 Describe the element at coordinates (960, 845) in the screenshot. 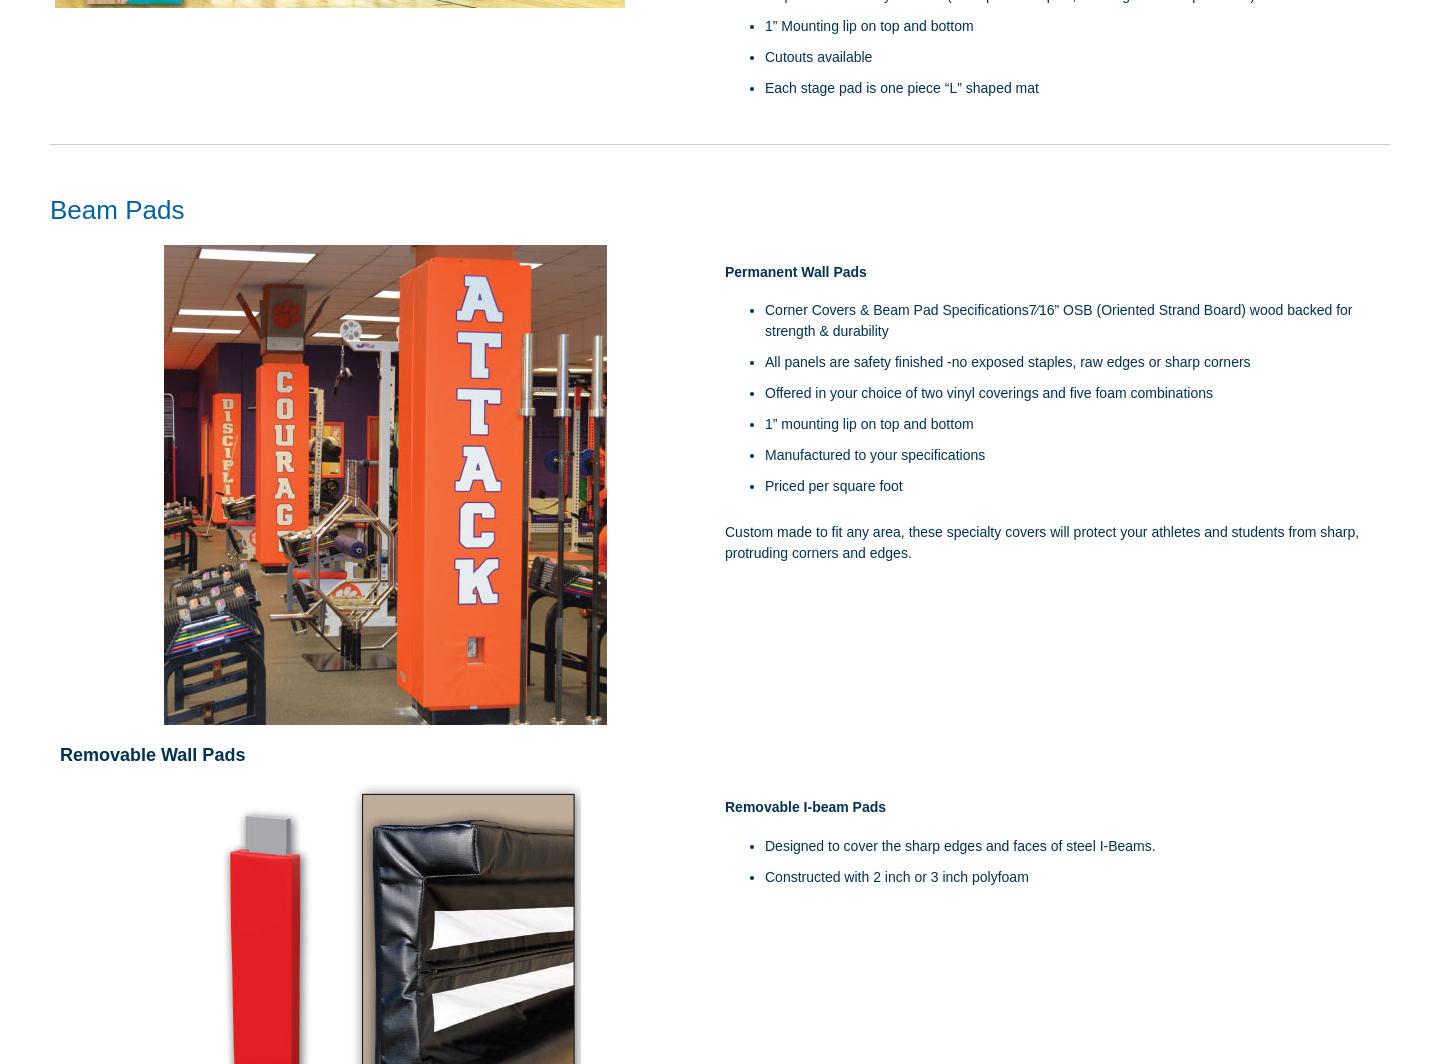

I see `'Designed to cover the sharp edges and faces of steel I-Beams.'` at that location.